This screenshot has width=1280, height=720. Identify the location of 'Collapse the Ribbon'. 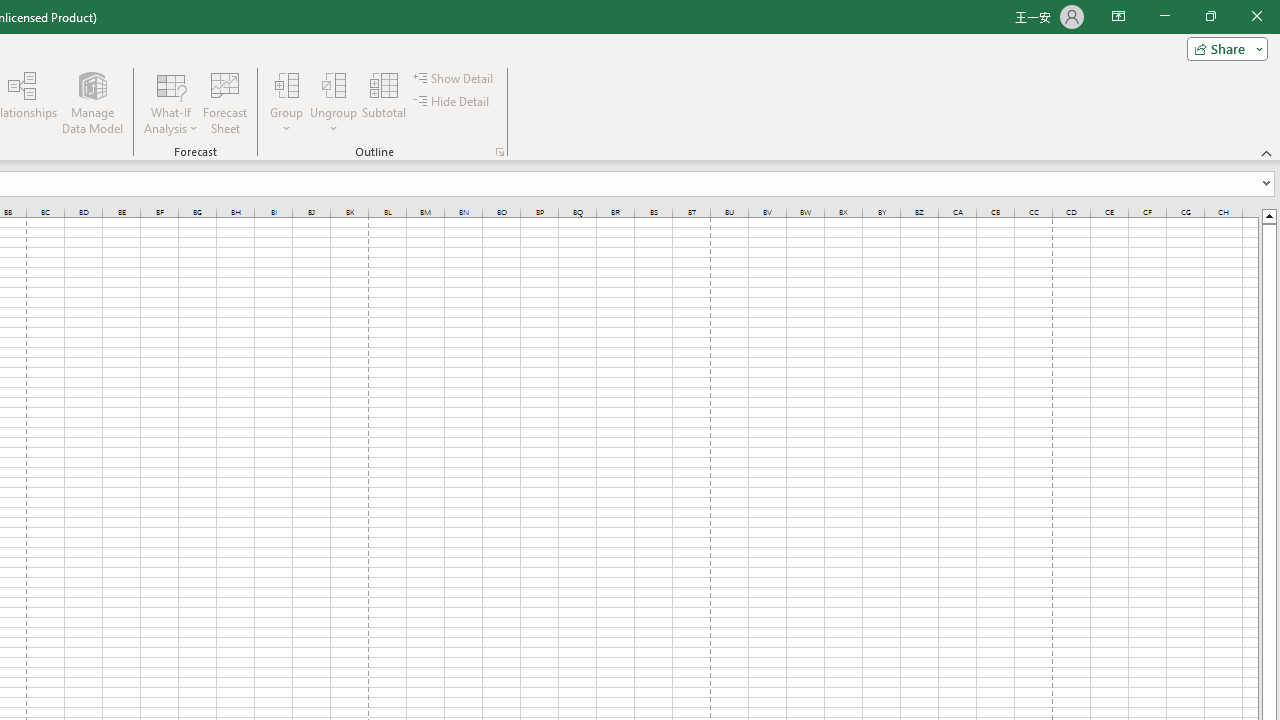
(1266, 152).